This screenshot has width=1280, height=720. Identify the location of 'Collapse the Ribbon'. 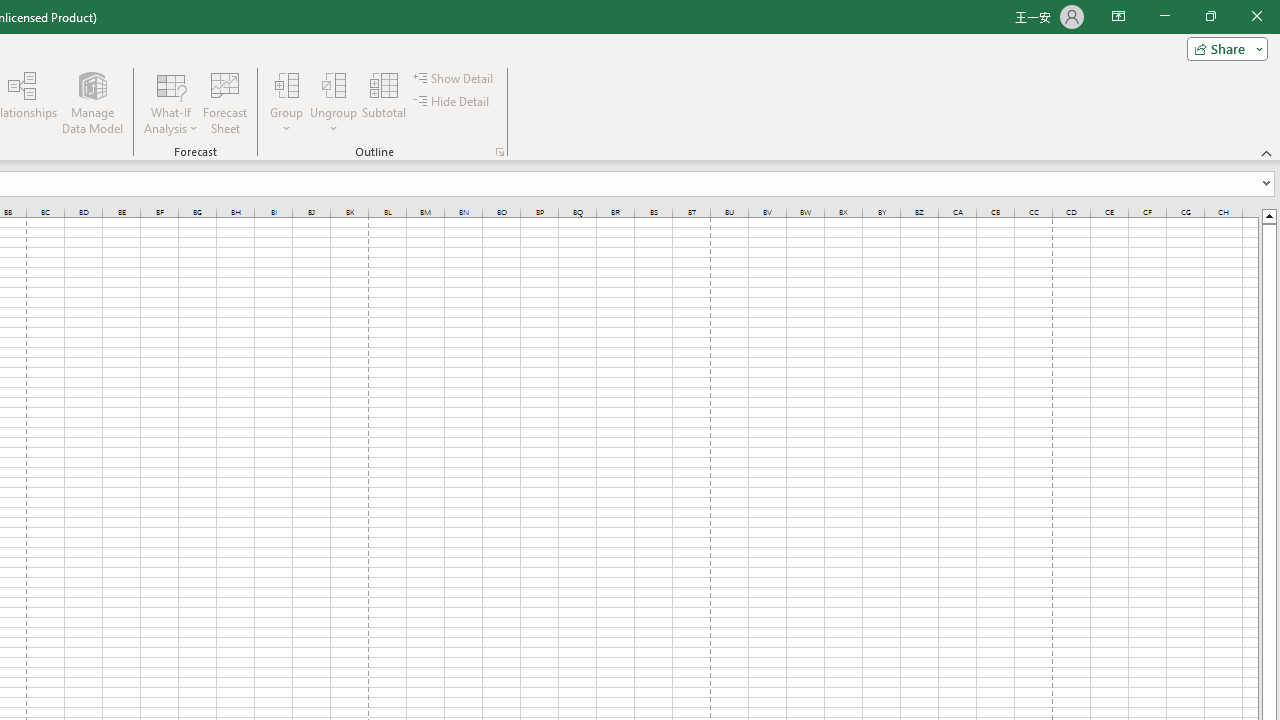
(1266, 152).